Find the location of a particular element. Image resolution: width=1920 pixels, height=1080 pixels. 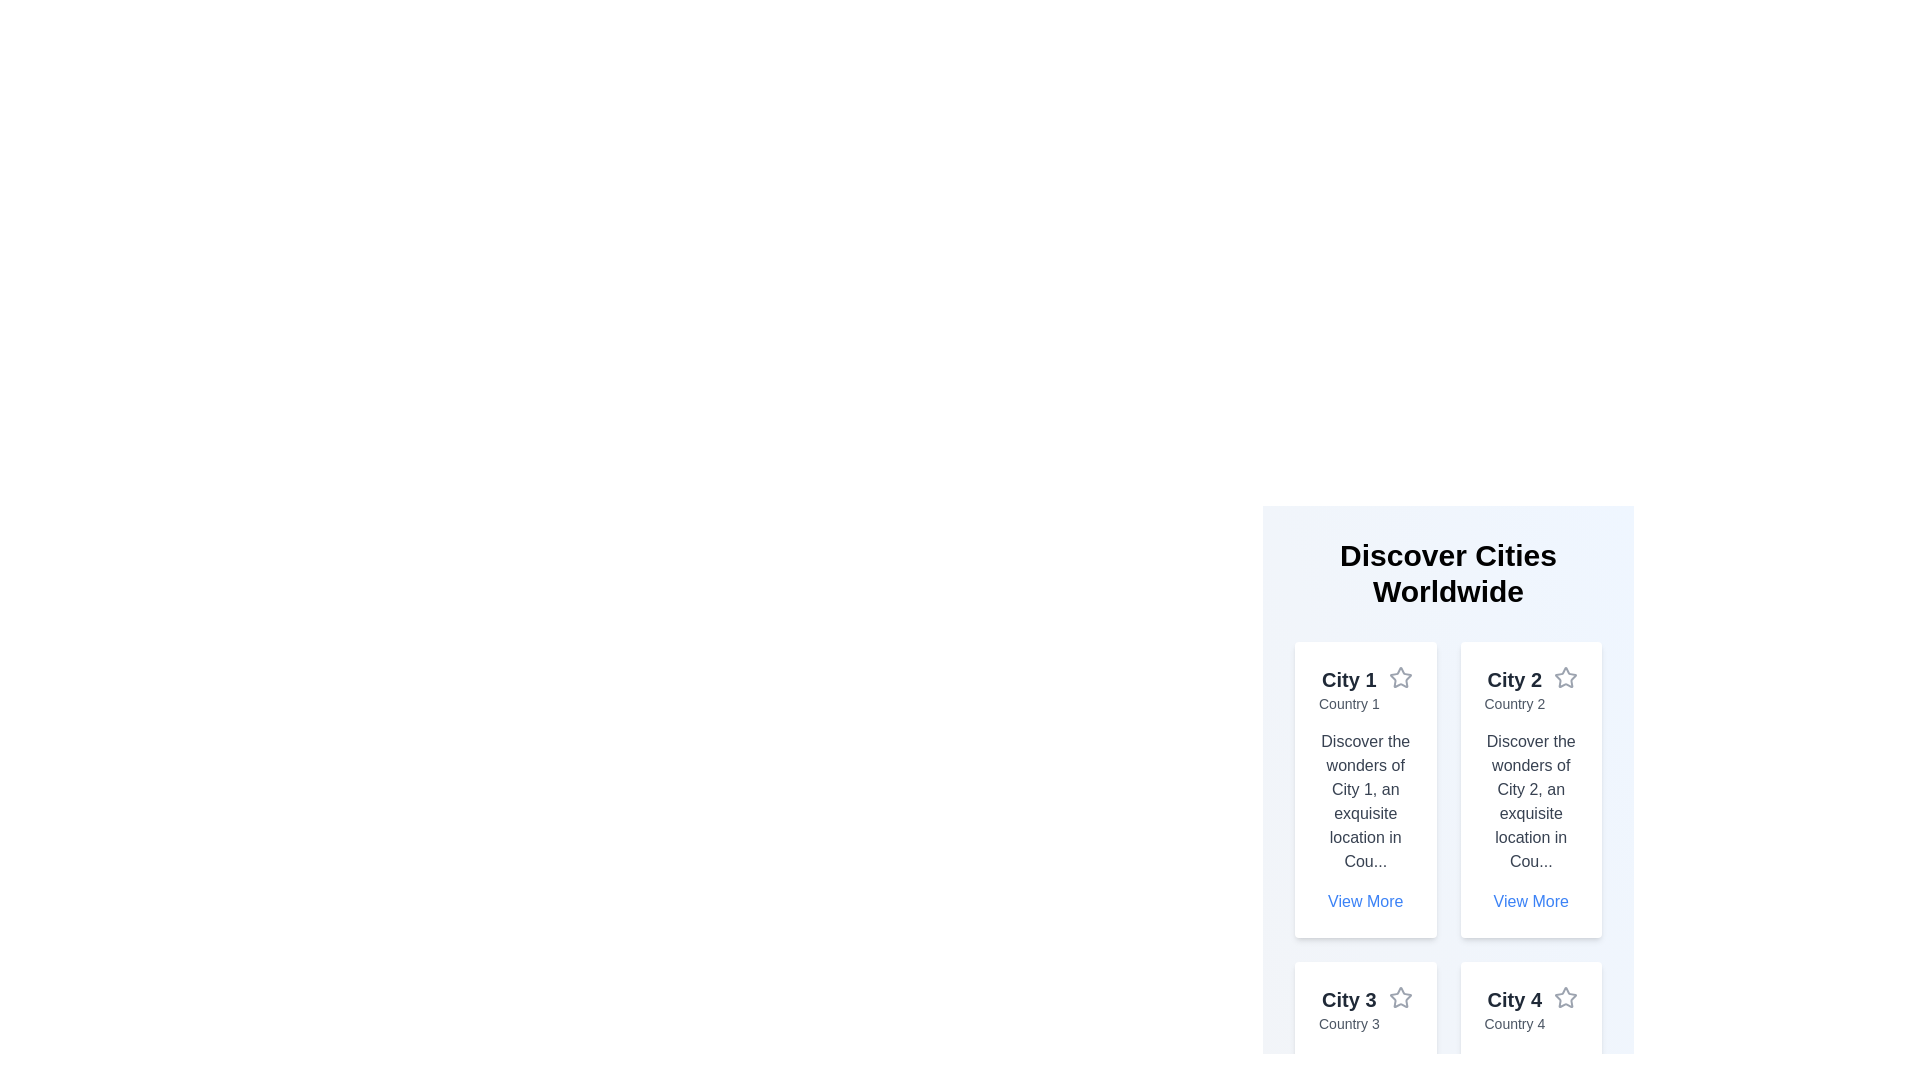

the rating or favorite indicator icon located at the top-right corner of the 'City 2' card in the 'Discover Cities Worldwide' grid layout is located at coordinates (1563, 676).